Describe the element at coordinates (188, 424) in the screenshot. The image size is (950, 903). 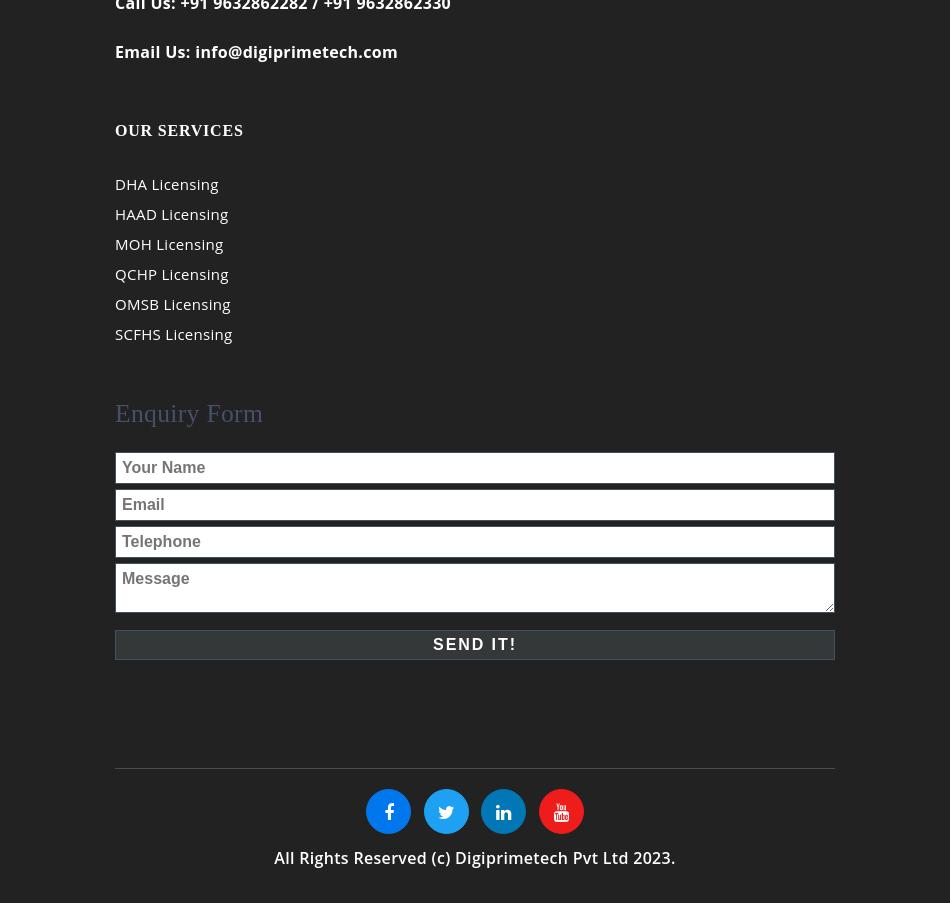
I see `'Enquiry Form'` at that location.